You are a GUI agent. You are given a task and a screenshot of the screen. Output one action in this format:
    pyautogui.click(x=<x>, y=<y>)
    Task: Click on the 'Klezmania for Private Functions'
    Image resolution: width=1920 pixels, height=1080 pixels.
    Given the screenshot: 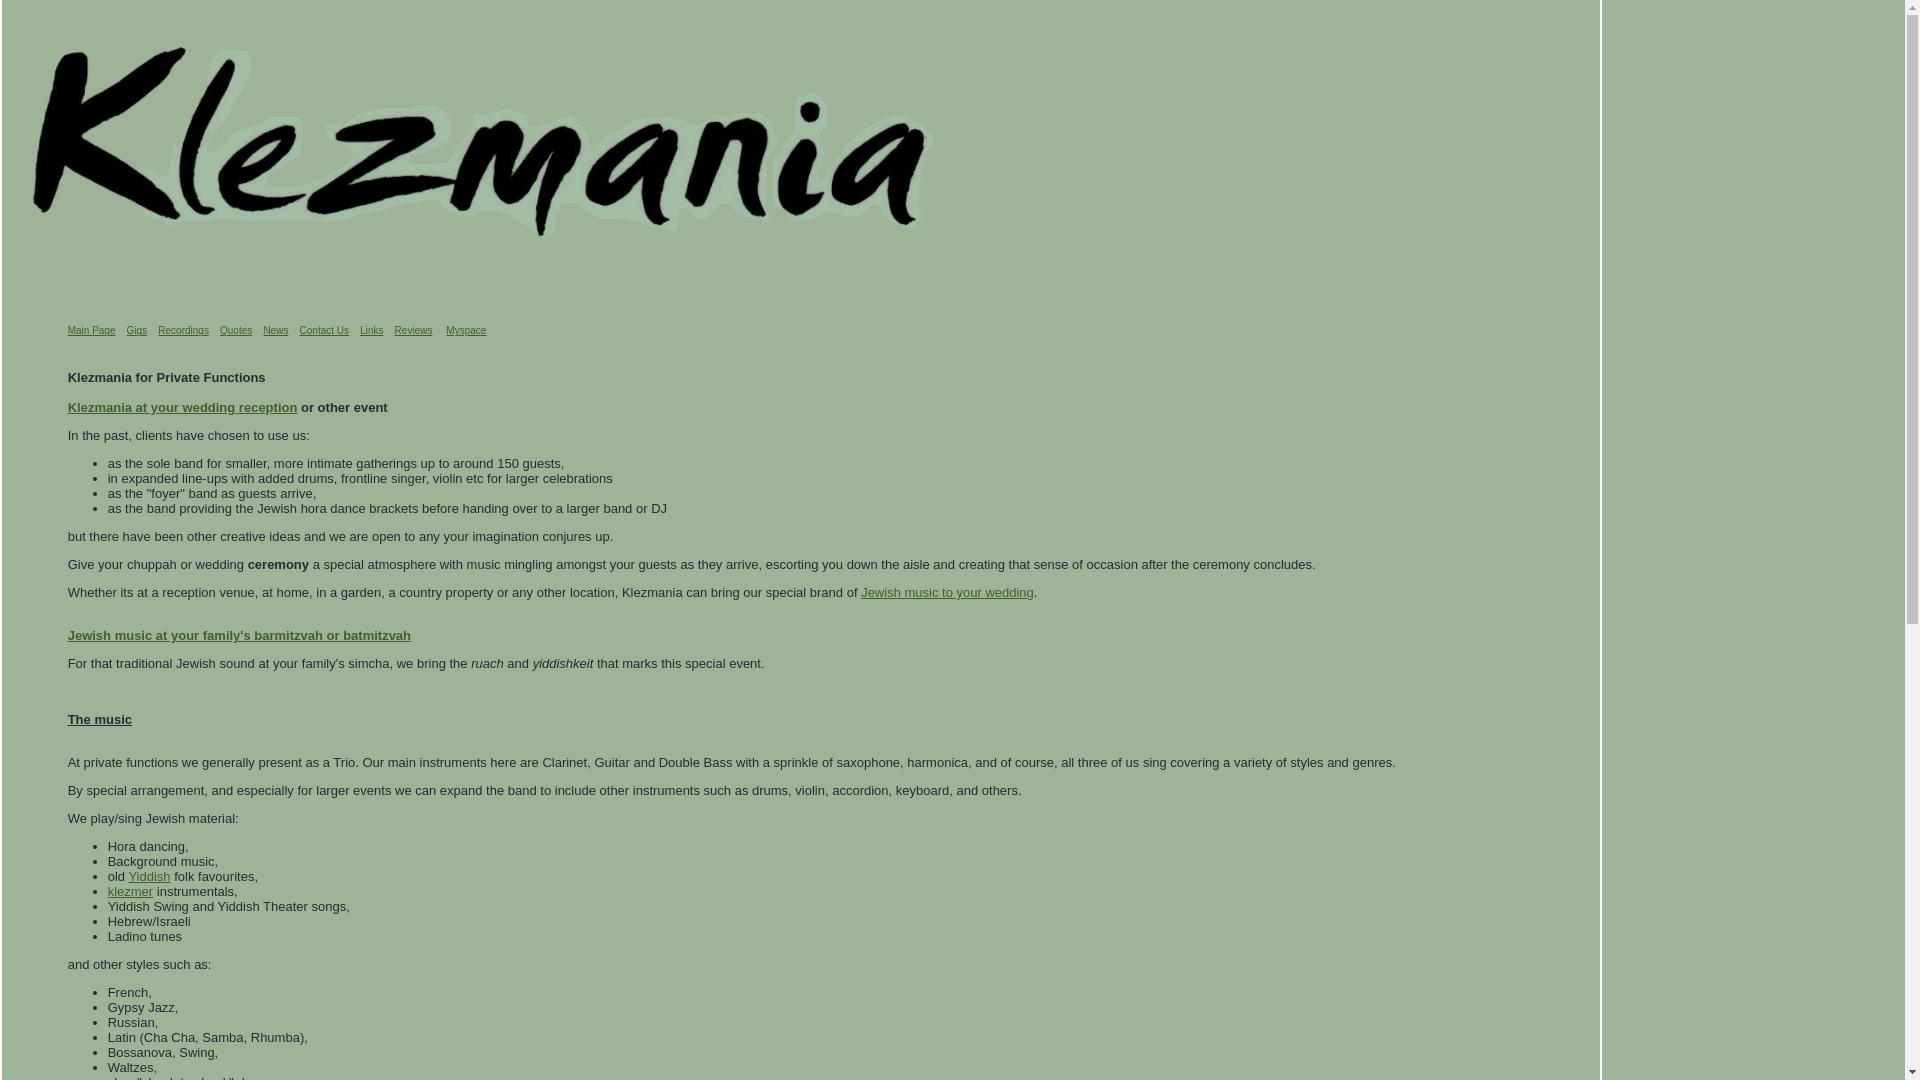 What is the action you would take?
    pyautogui.click(x=167, y=377)
    